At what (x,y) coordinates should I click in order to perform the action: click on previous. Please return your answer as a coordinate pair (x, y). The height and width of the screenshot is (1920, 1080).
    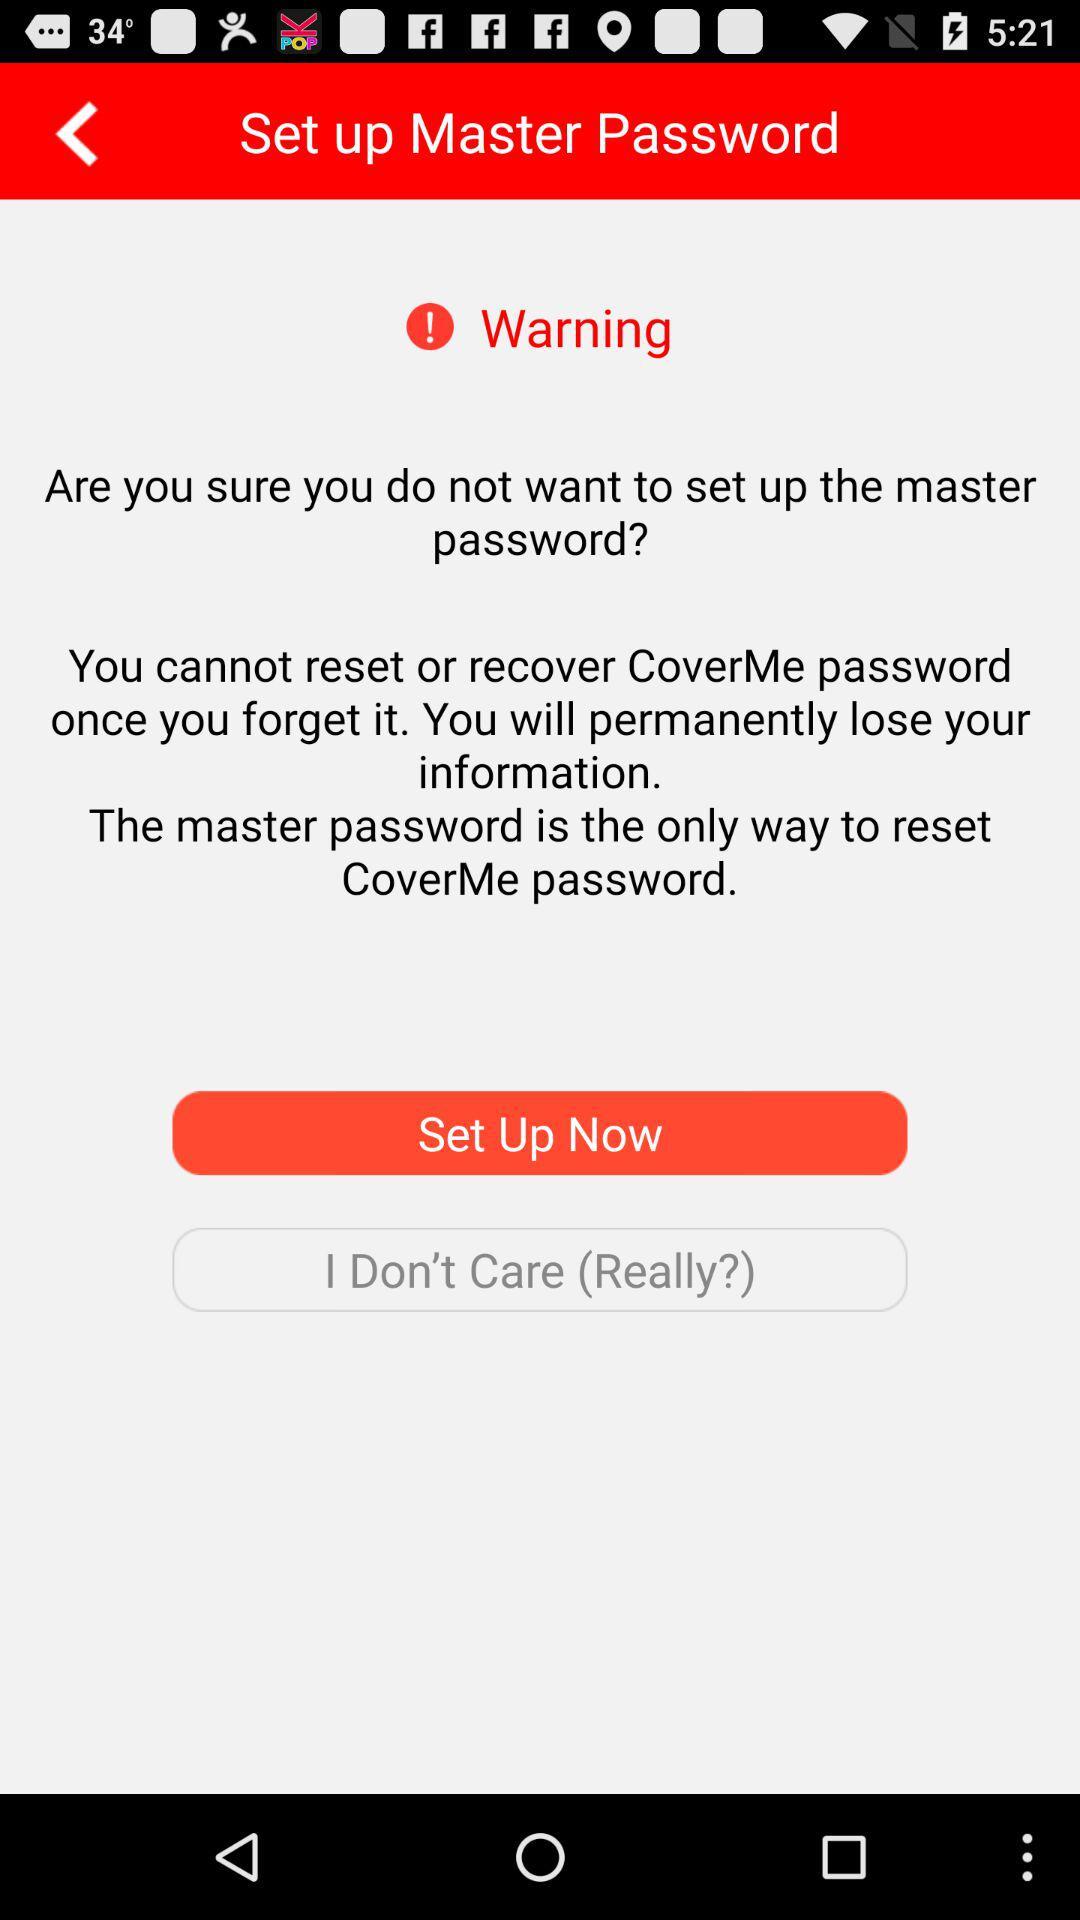
    Looking at the image, I should click on (69, 130).